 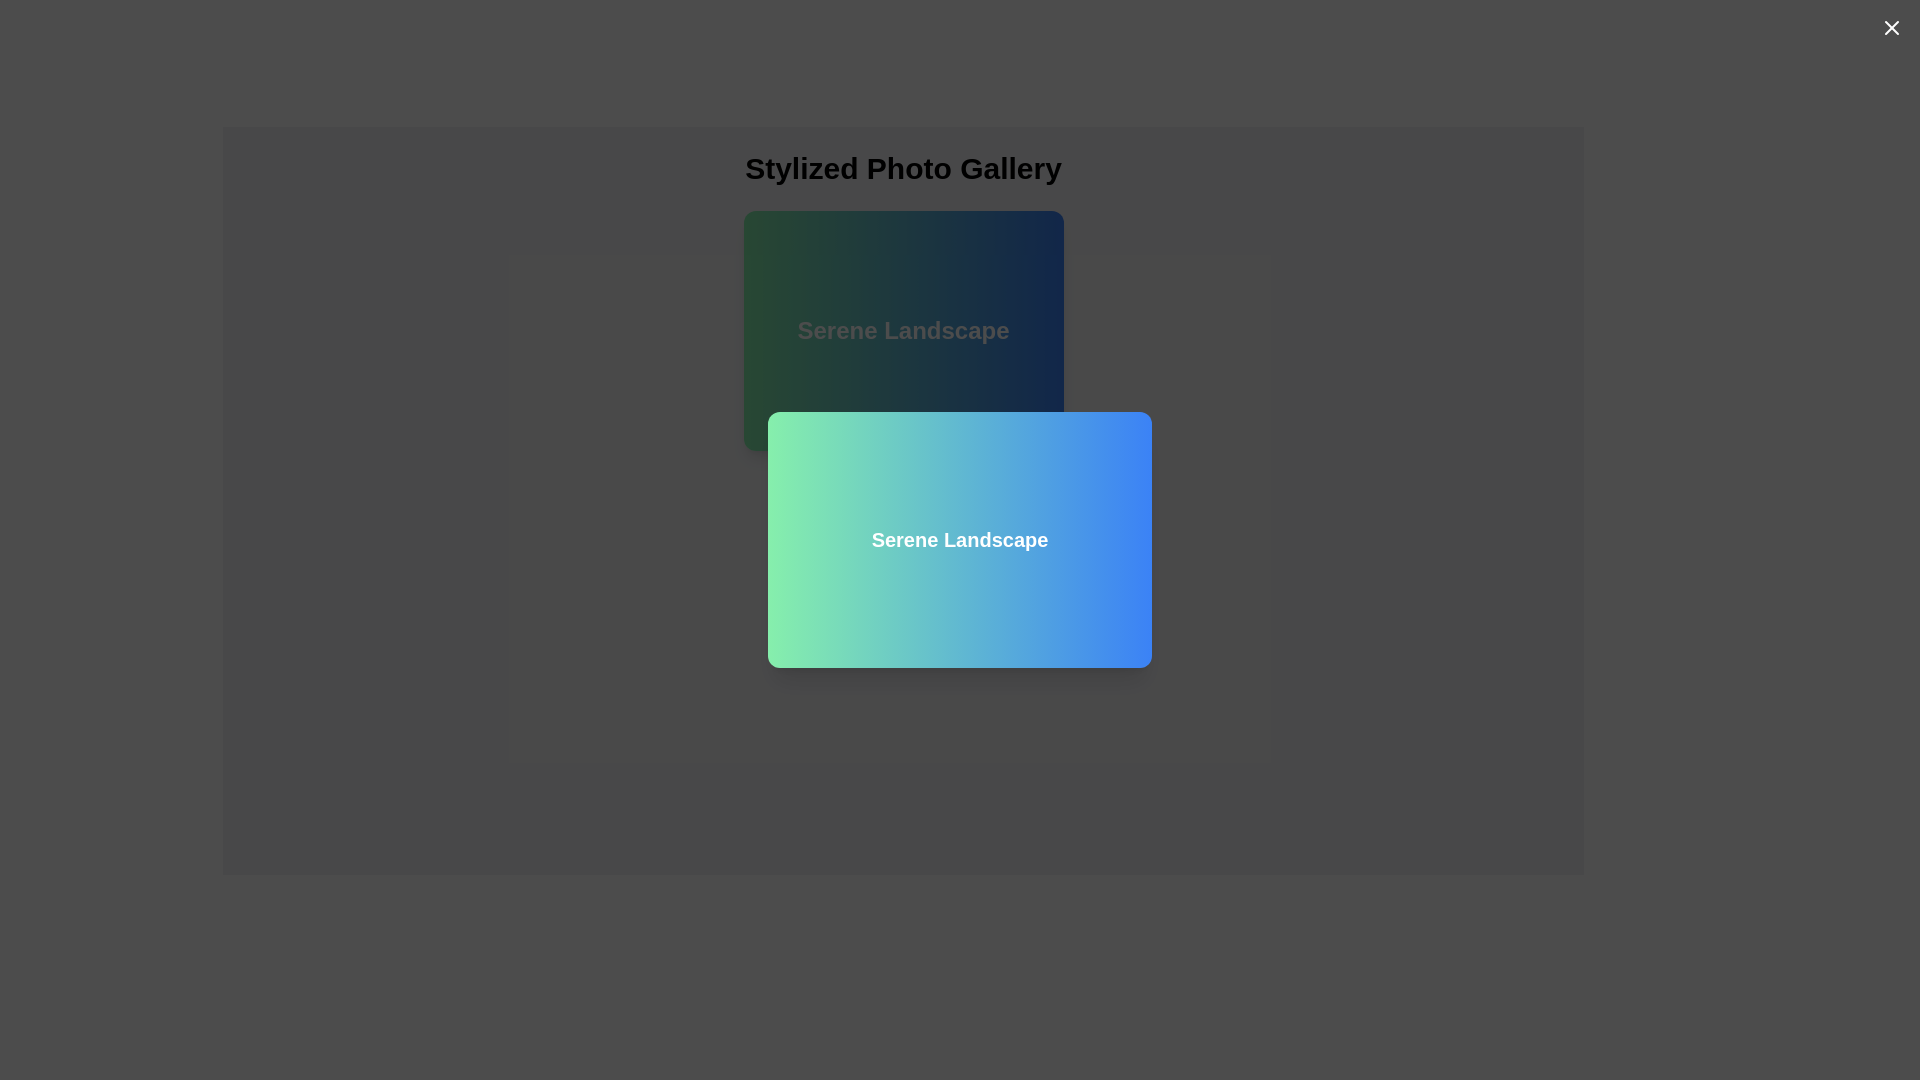 What do you see at coordinates (902, 330) in the screenshot?
I see `the Interactive Card located below the 'Stylized Photo Gallery' header in the column layout` at bounding box center [902, 330].